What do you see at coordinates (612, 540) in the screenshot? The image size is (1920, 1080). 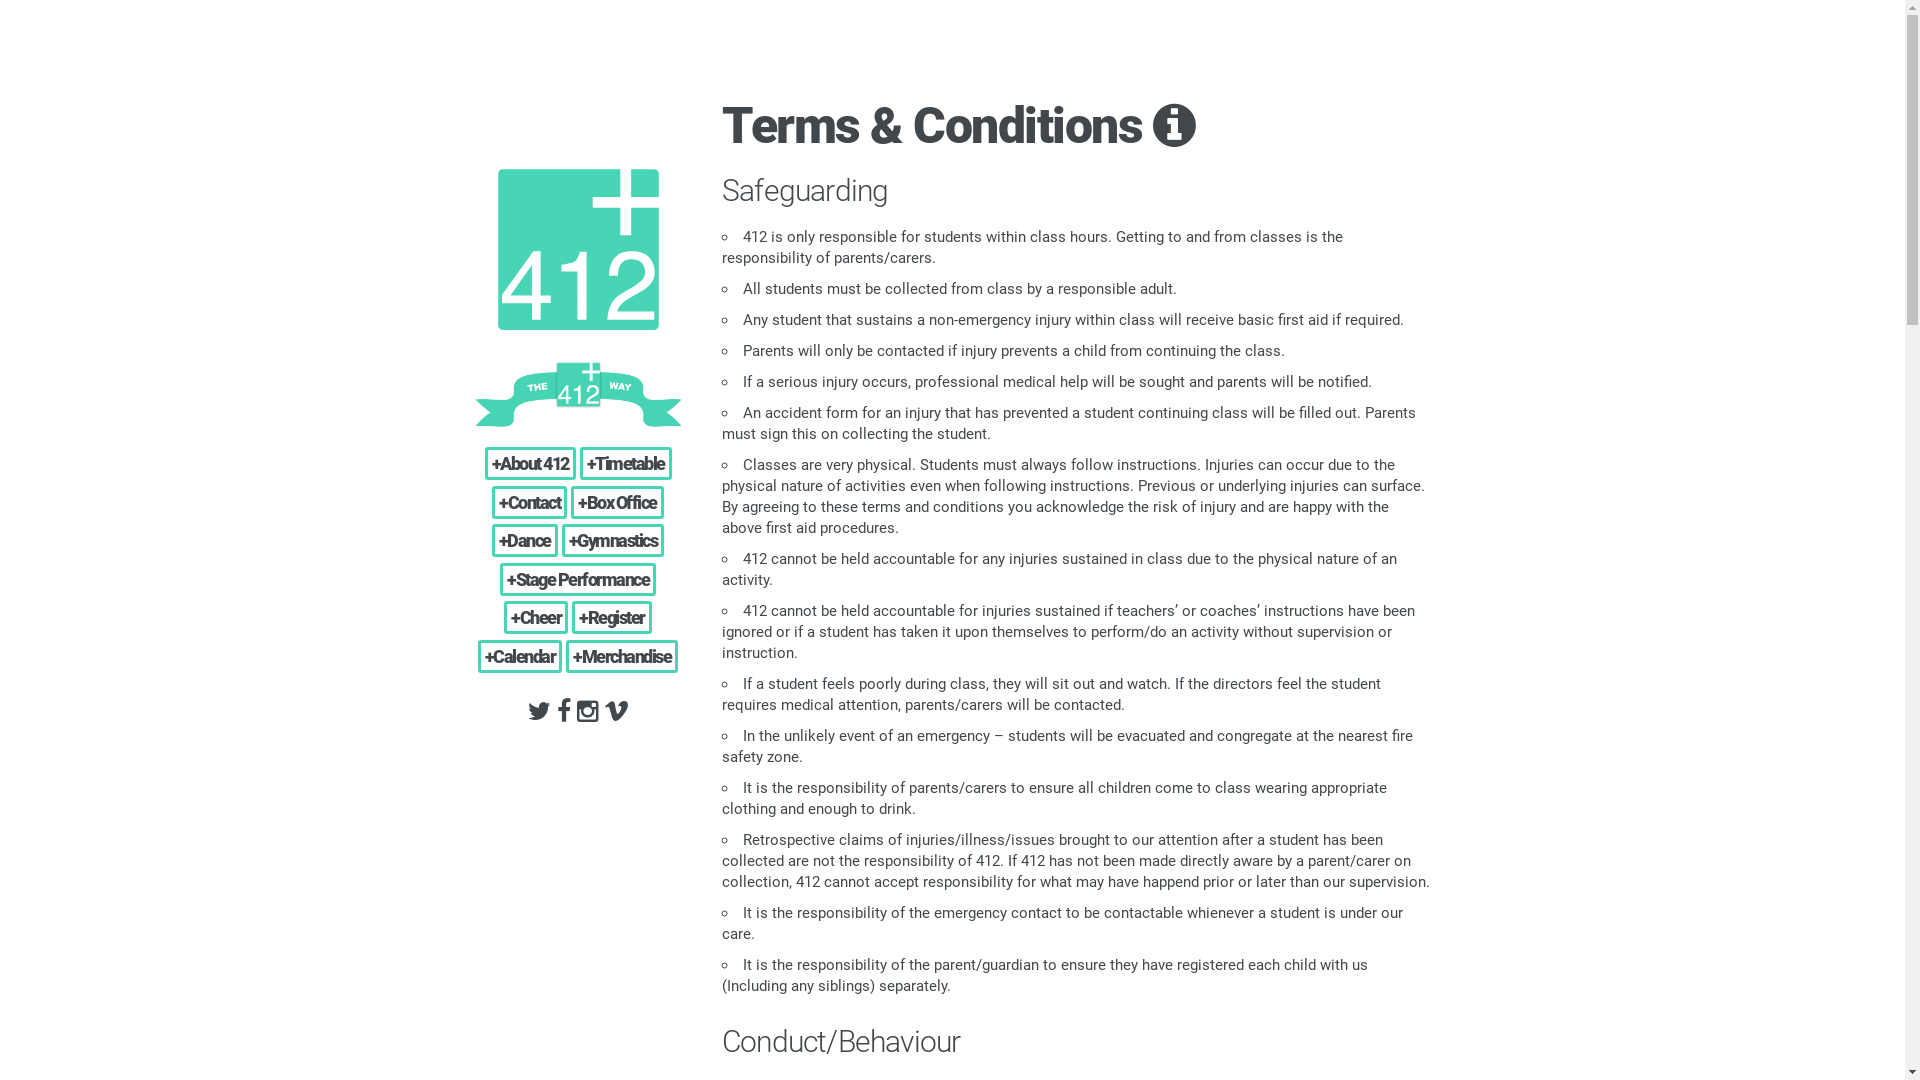 I see `'+Gymnastics'` at bounding box center [612, 540].